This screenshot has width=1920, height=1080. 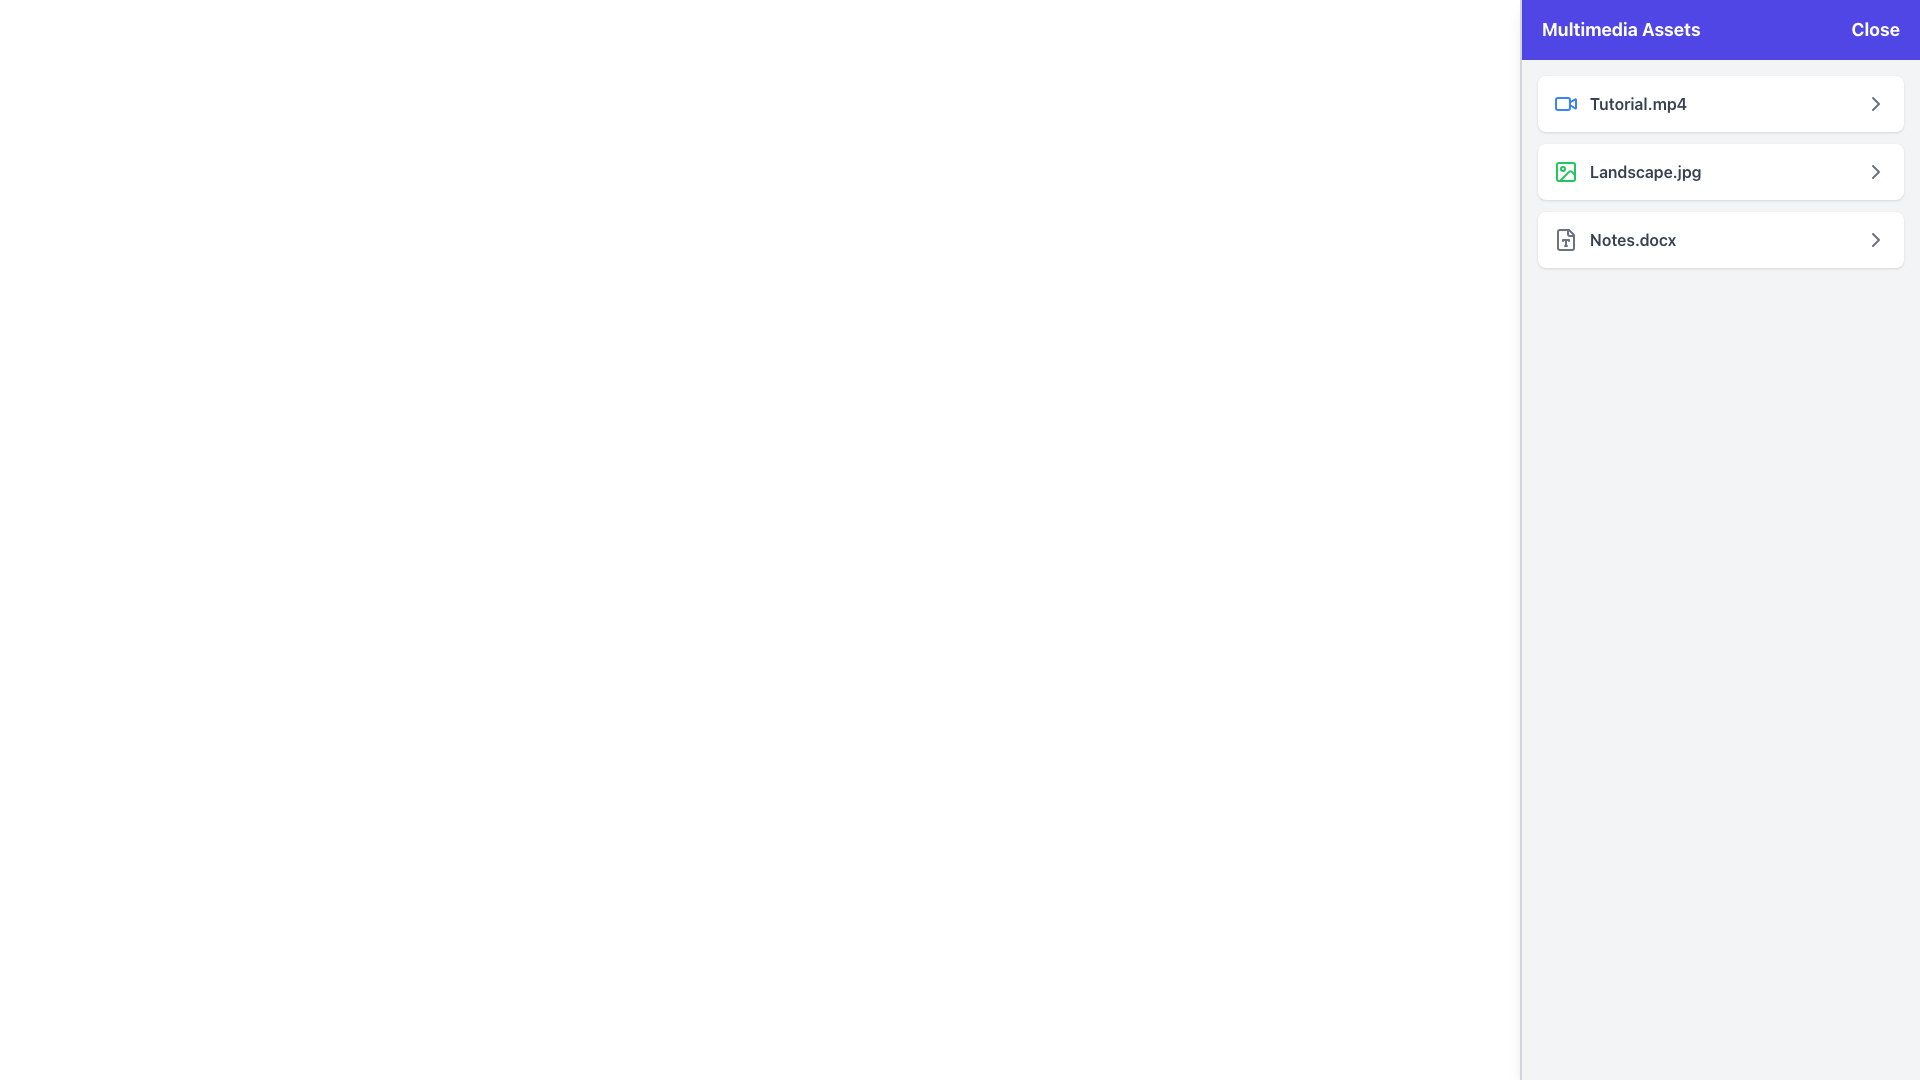 What do you see at coordinates (1720, 238) in the screenshot?
I see `the list item labeled 'Notes.docx' in the navigation panel` at bounding box center [1720, 238].